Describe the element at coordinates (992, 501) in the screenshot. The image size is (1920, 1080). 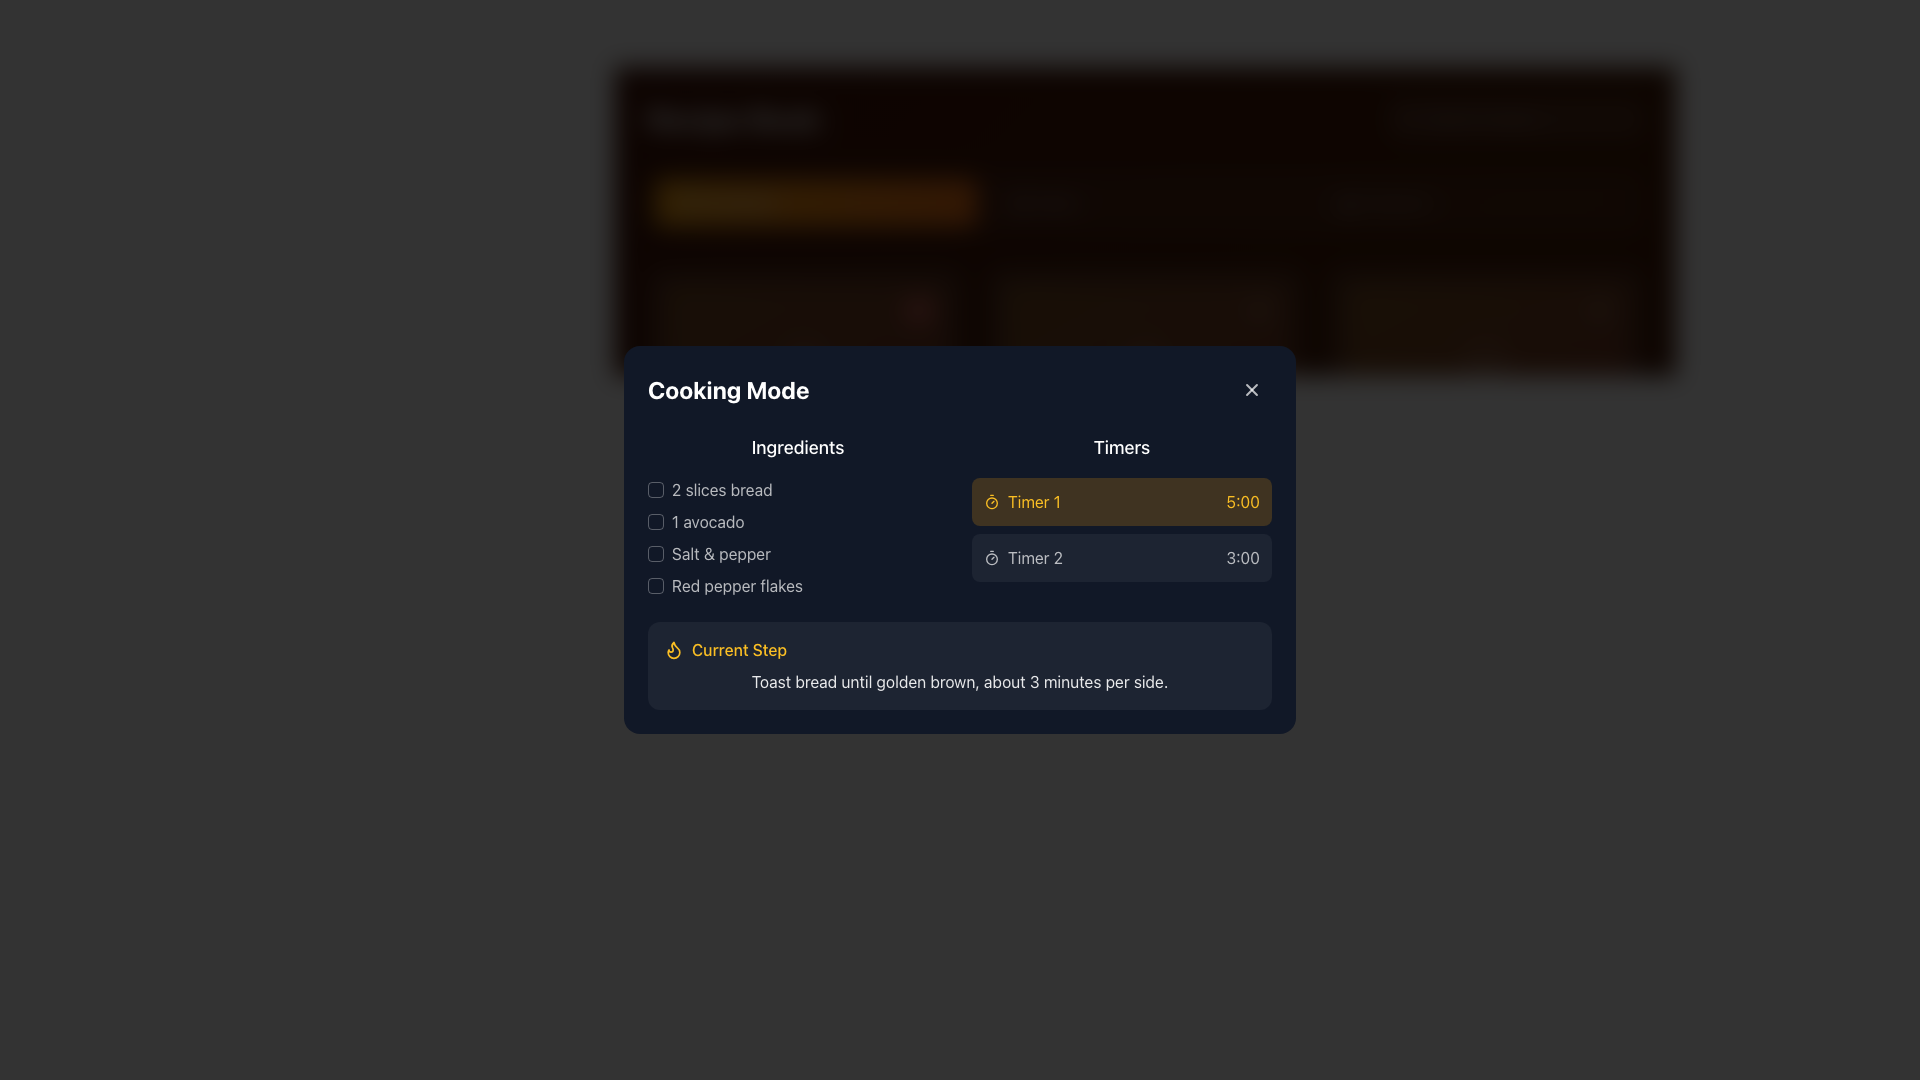
I see `the circular element representing the timer in the 'Cooking Mode' interface, adjacent to 'Timer 1' and '5:00'` at that location.